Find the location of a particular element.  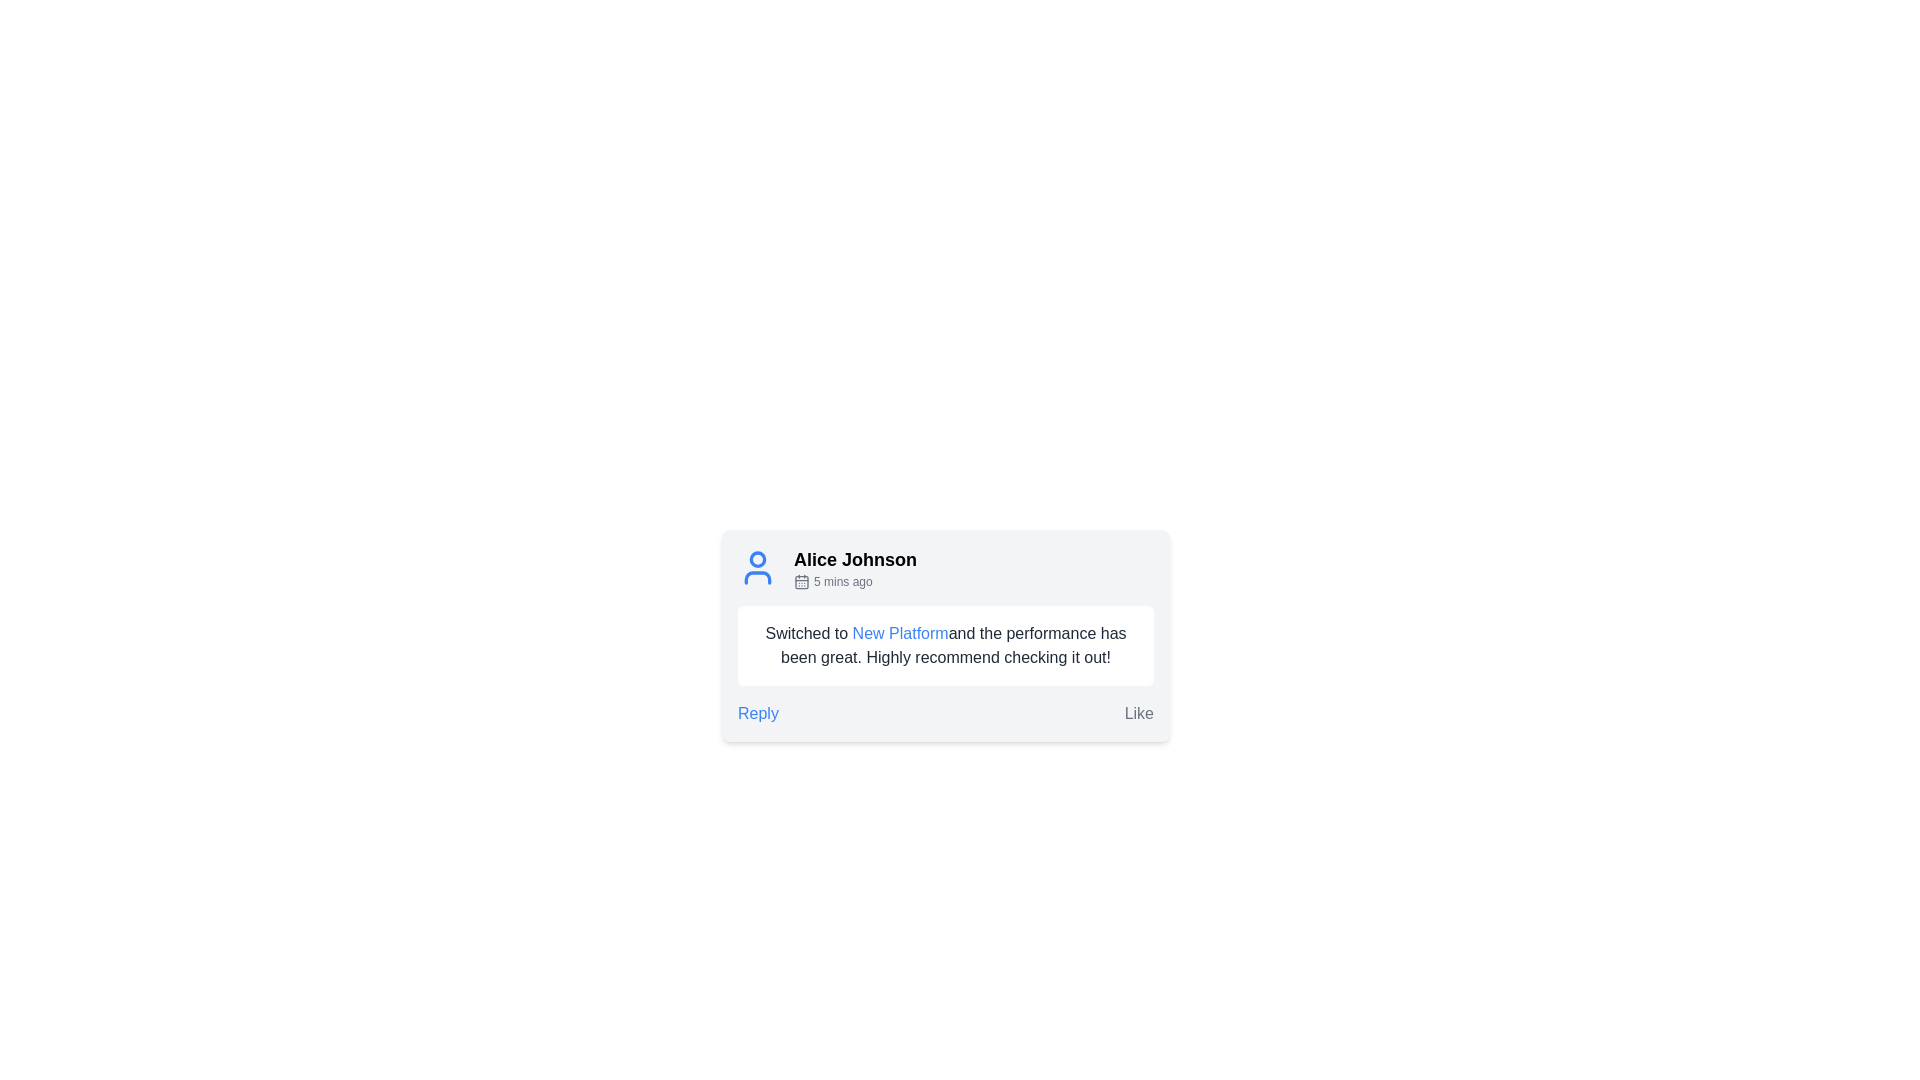

the text label displaying the name 'Alice Johnson', which is prominently styled and positioned at the upper left of a user interaction card, above the text '5 mins ago' is located at coordinates (855, 559).